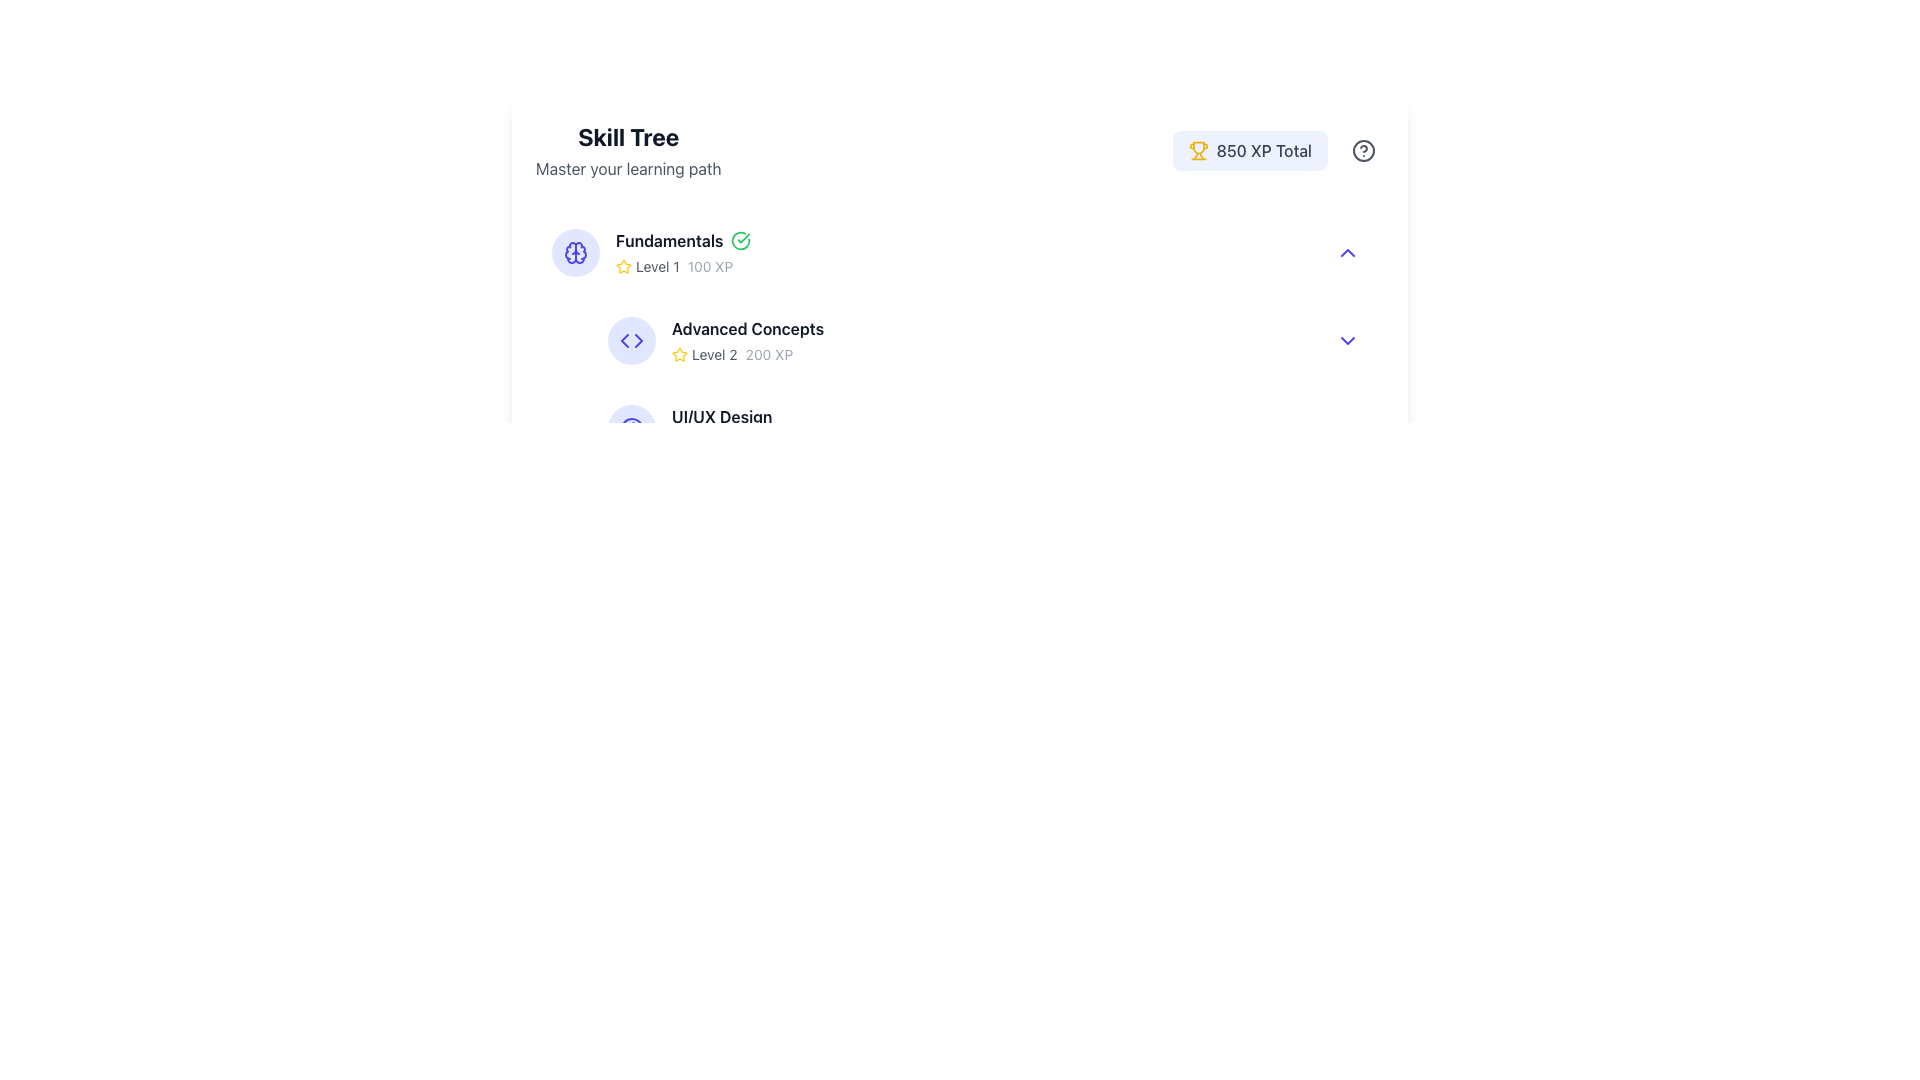 The height and width of the screenshot is (1080, 1920). Describe the element at coordinates (1348, 339) in the screenshot. I see `the downward-facing blue chevron button located at the far right of the 'Advanced Concepts' section` at that location.